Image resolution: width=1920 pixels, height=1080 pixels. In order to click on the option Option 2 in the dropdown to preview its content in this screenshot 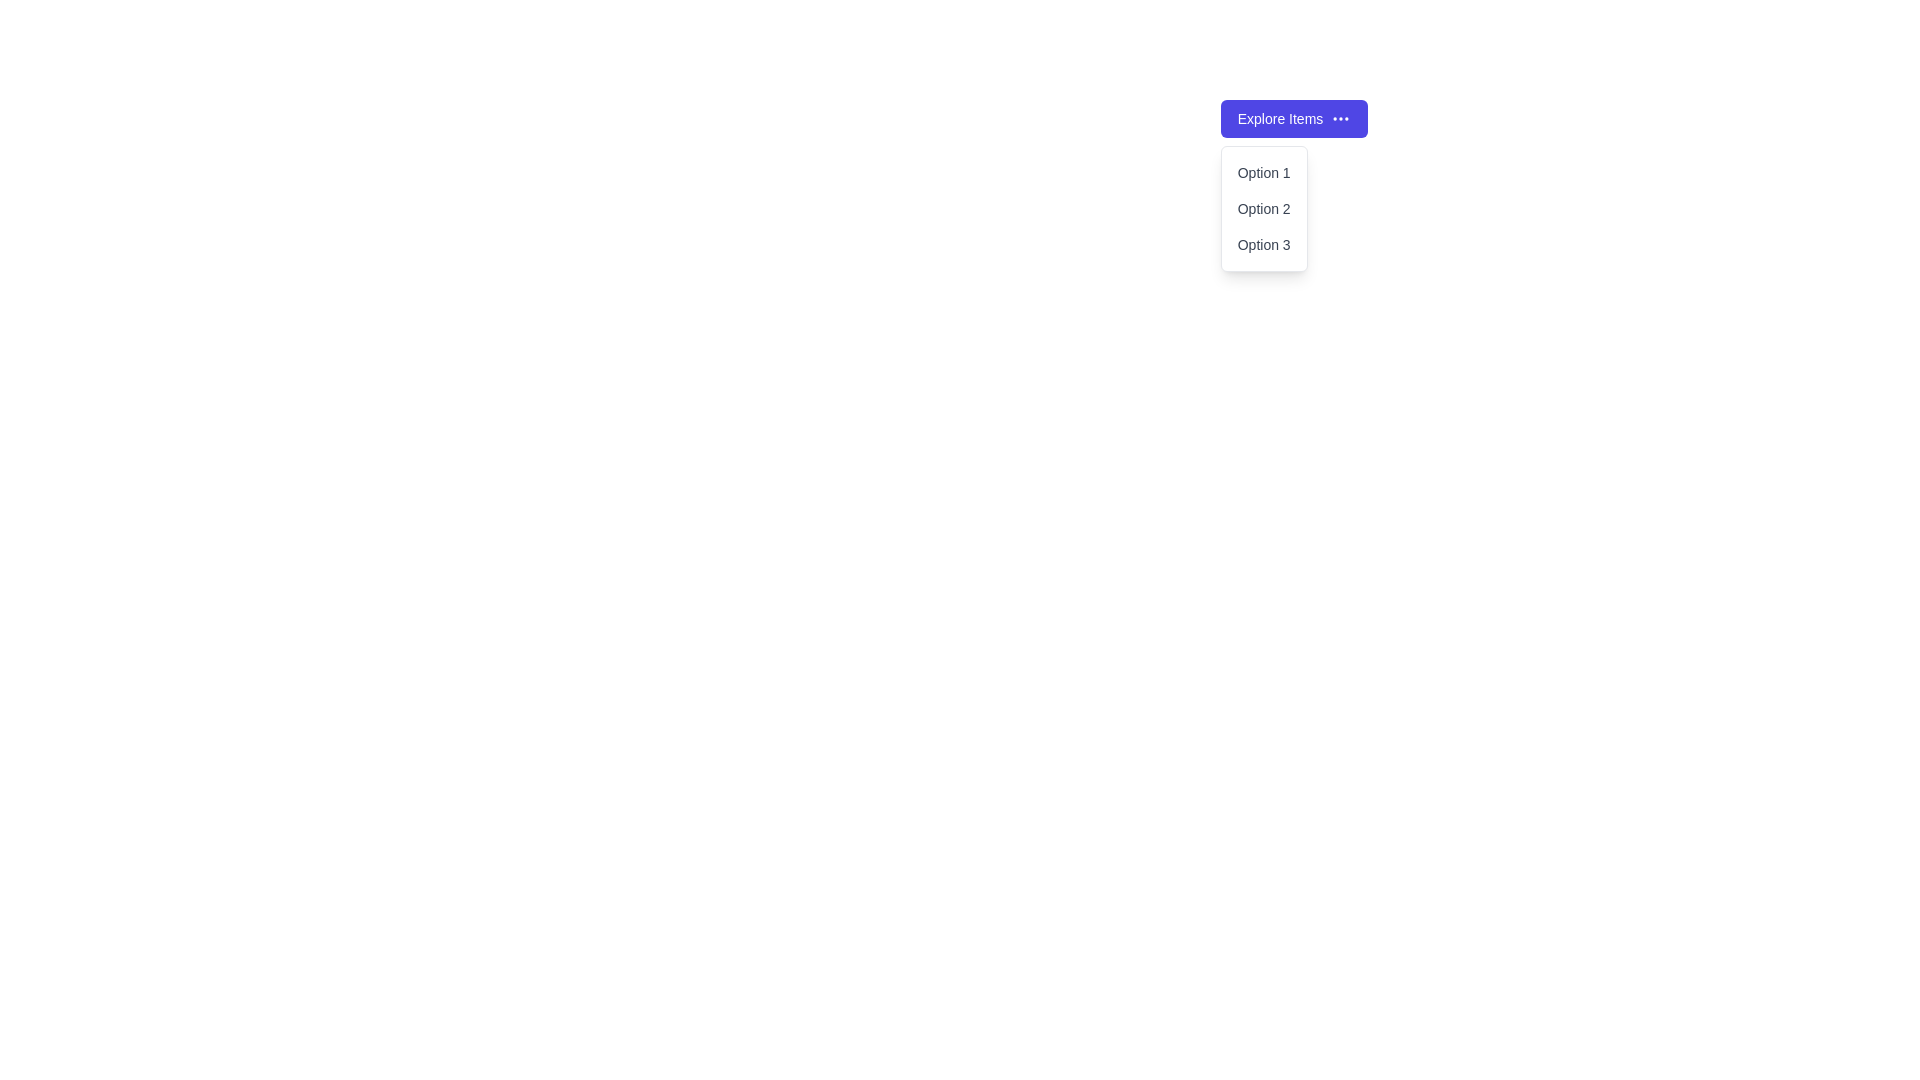, I will do `click(1263, 208)`.